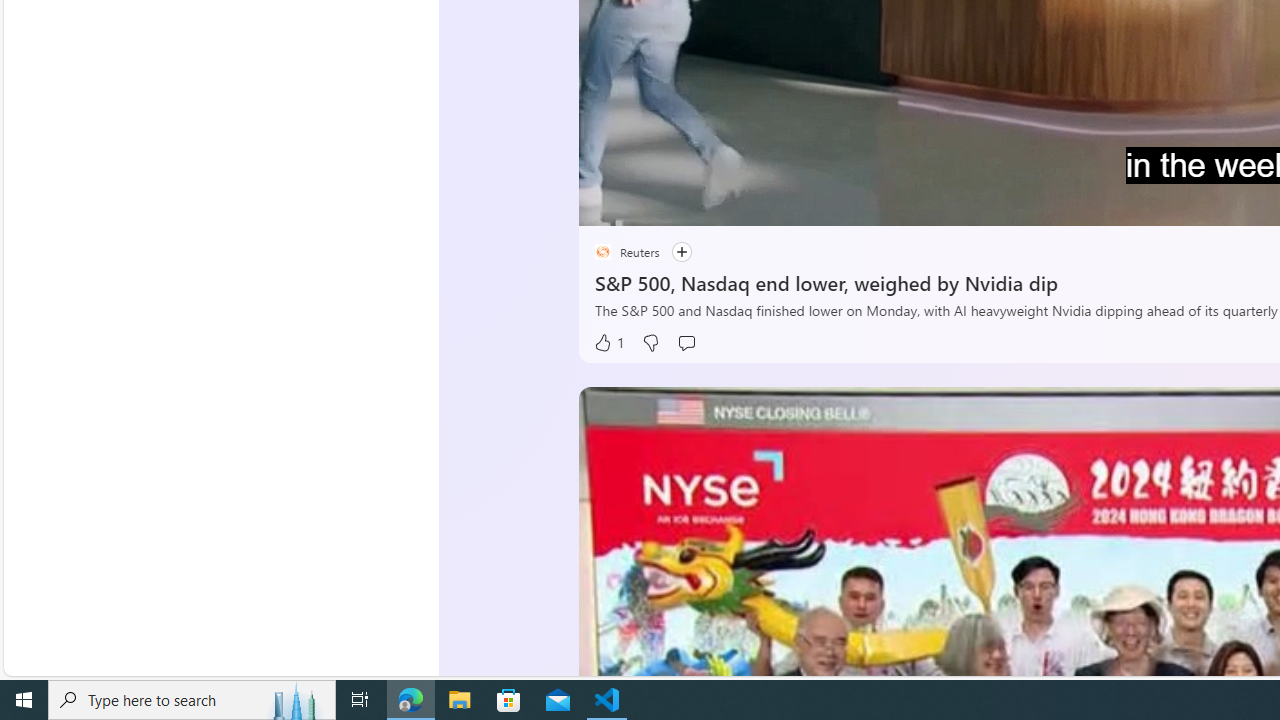  I want to click on 'placeholder', so click(601, 251).